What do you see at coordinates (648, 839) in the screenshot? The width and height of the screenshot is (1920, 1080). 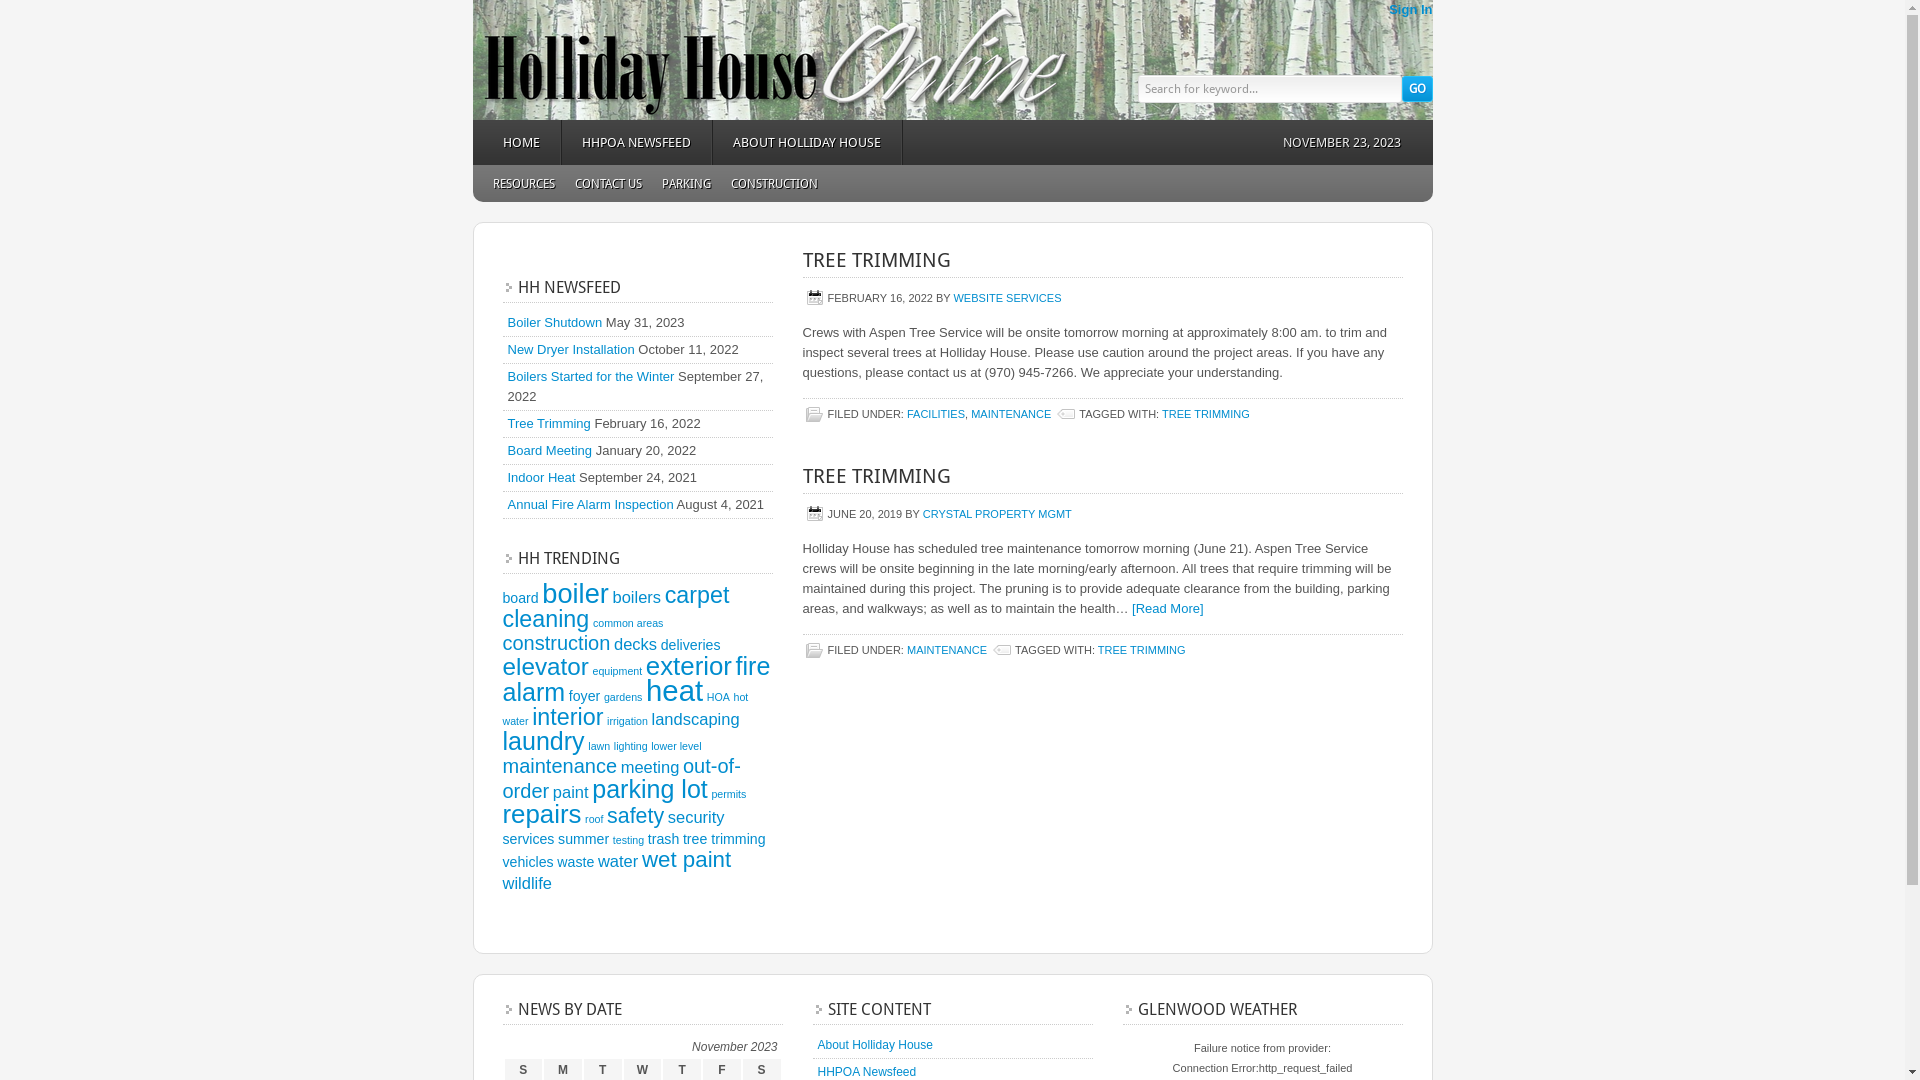 I see `'trash'` at bounding box center [648, 839].